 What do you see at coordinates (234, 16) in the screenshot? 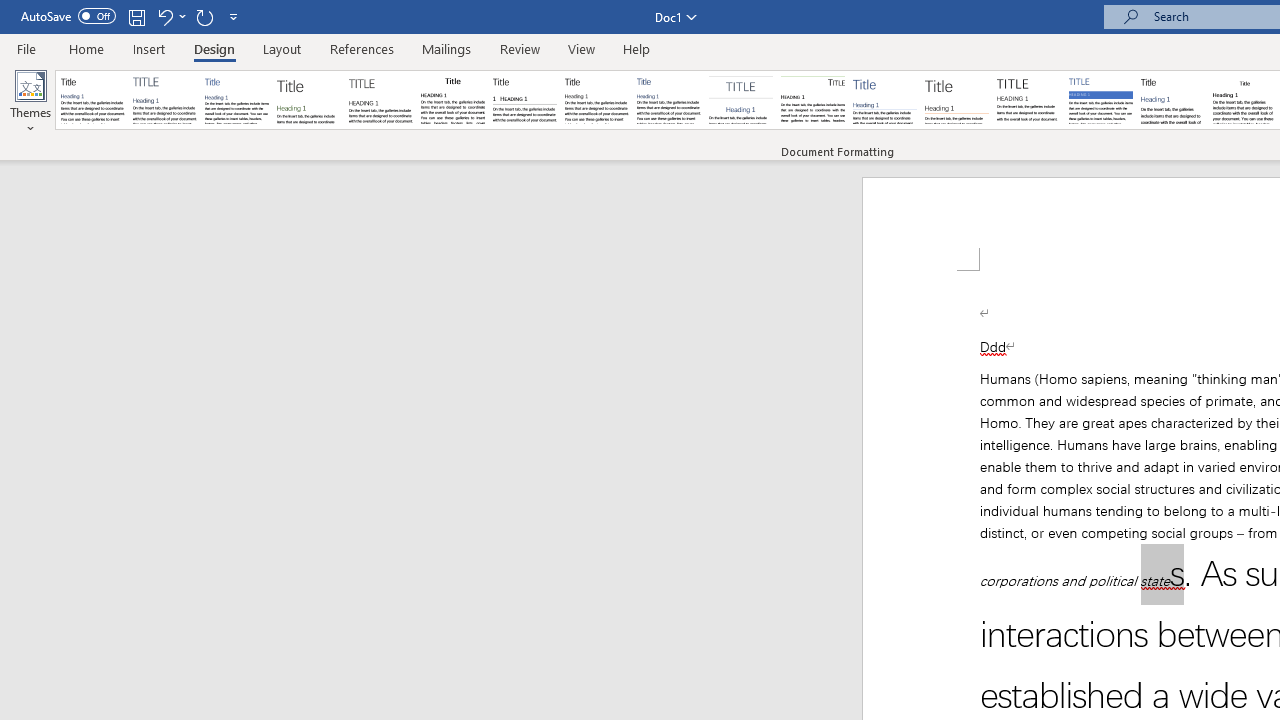
I see `'Customize Quick Access Toolbar'` at bounding box center [234, 16].